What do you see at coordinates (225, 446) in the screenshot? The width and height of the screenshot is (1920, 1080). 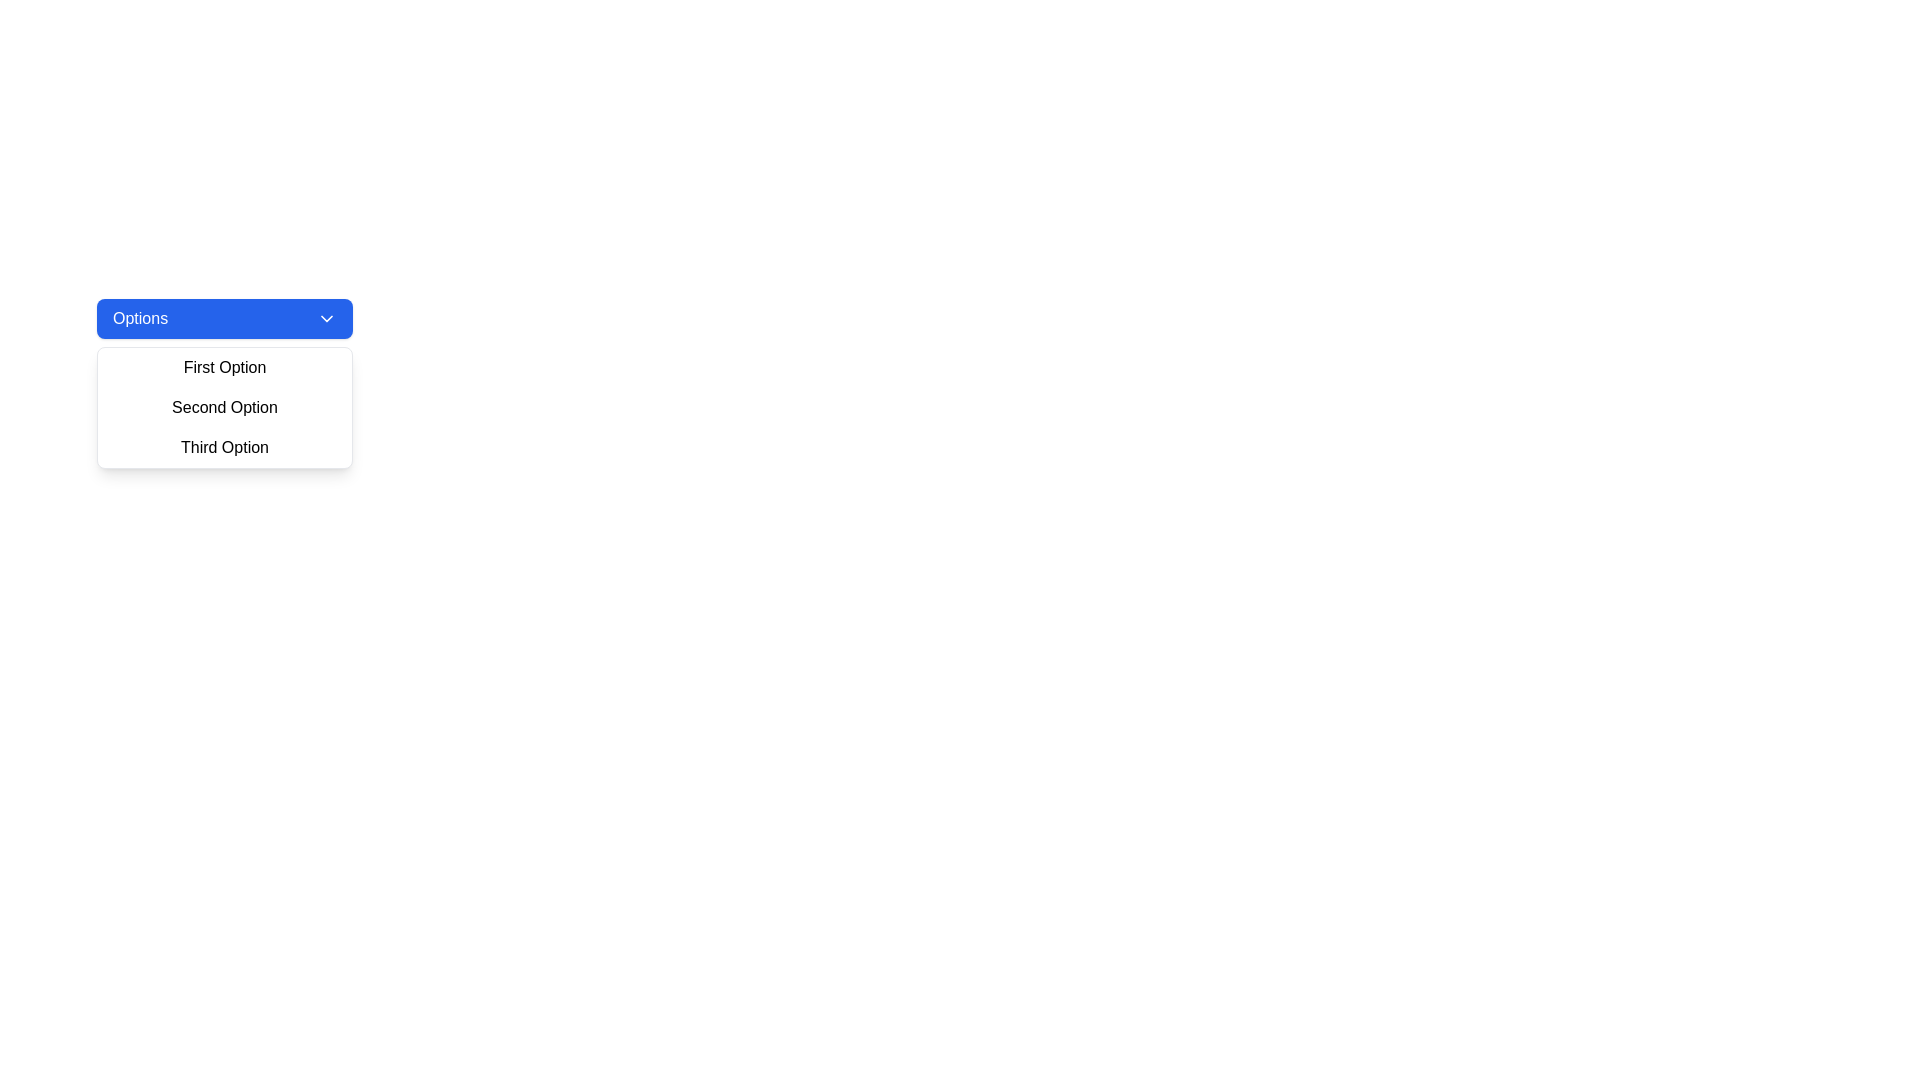 I see `the third item in the dropdown menu located below the 'Options' blue button` at bounding box center [225, 446].